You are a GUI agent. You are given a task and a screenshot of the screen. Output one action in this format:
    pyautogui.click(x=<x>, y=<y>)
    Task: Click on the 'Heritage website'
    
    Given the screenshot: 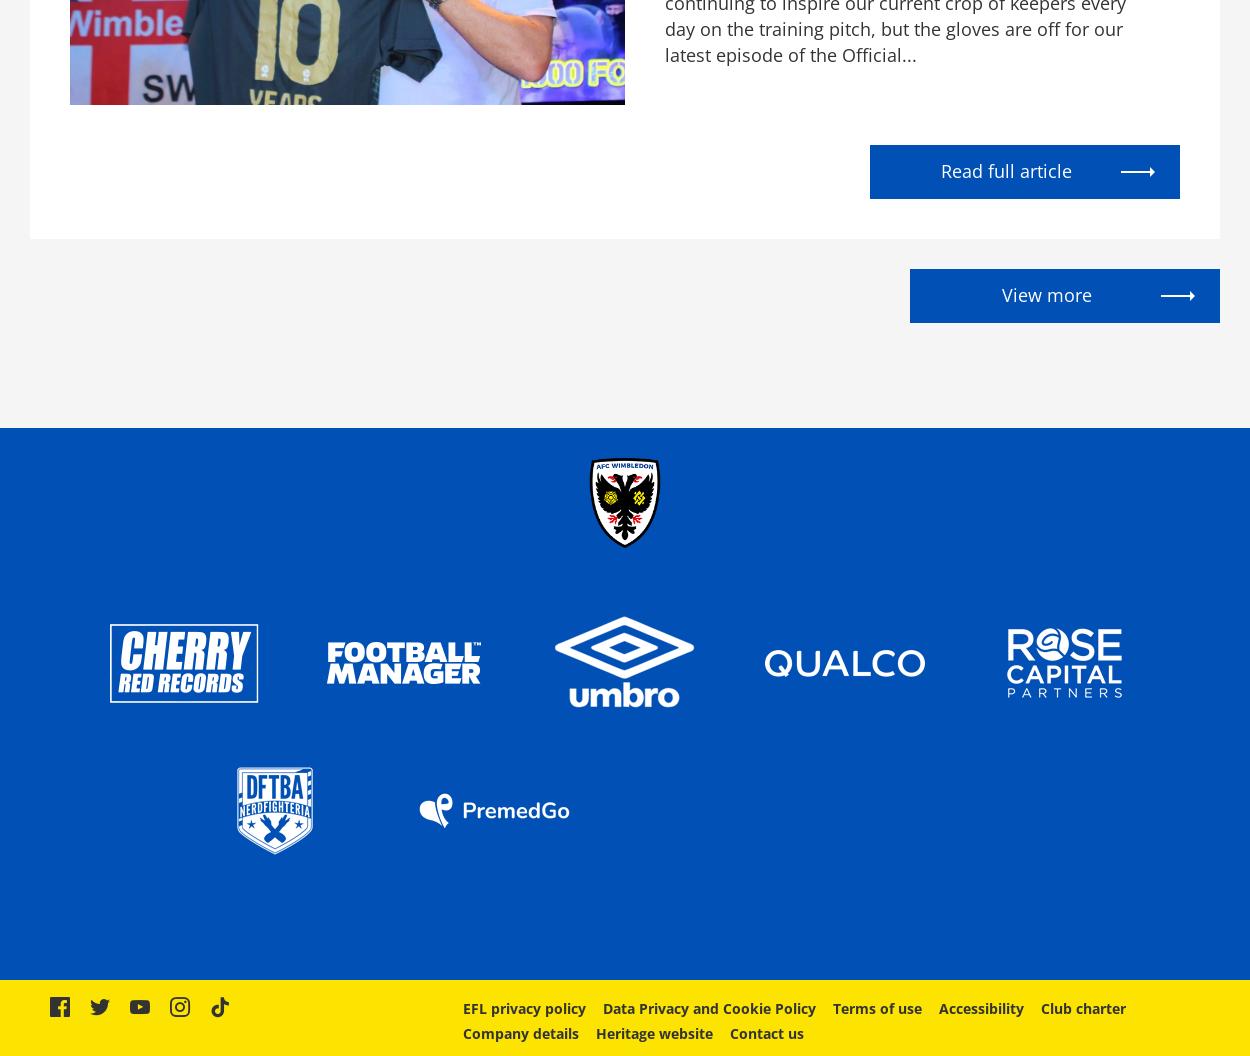 What is the action you would take?
    pyautogui.click(x=653, y=1032)
    